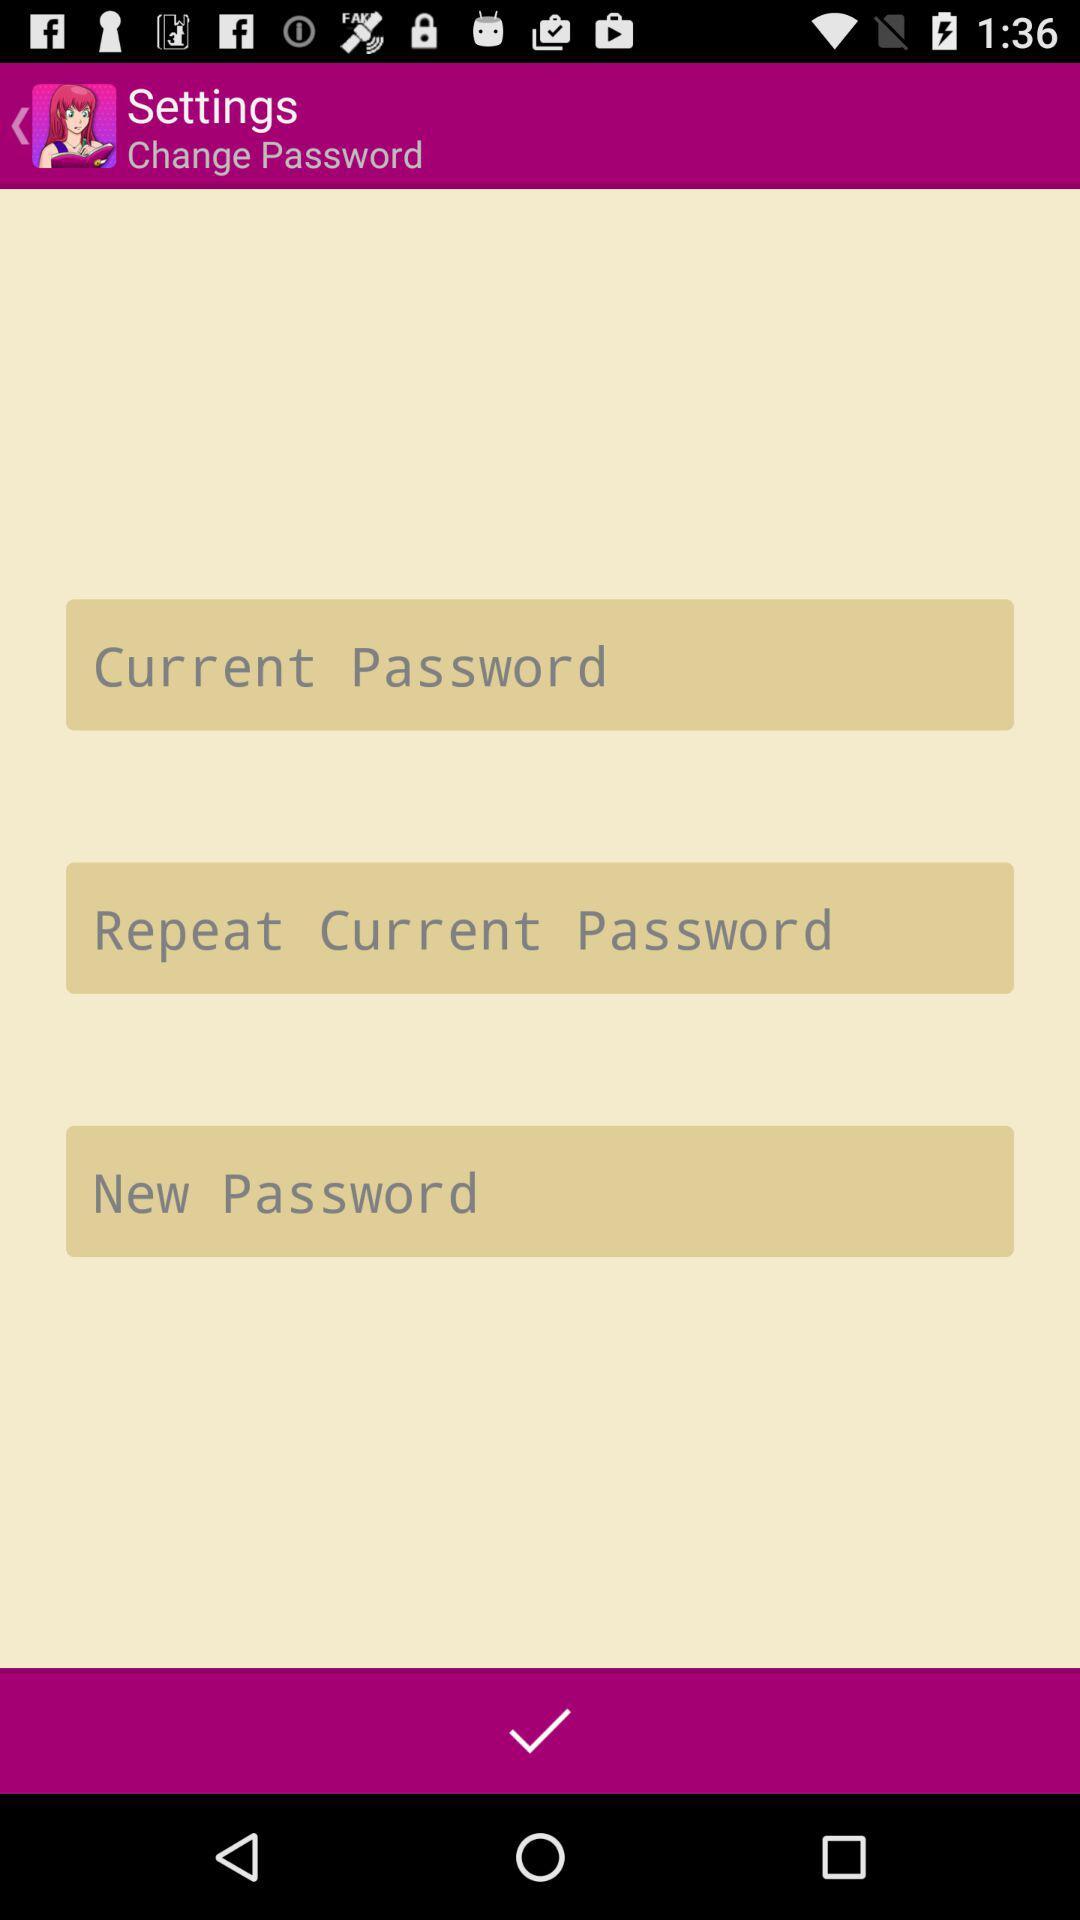  What do you see at coordinates (540, 927) in the screenshot?
I see `password` at bounding box center [540, 927].